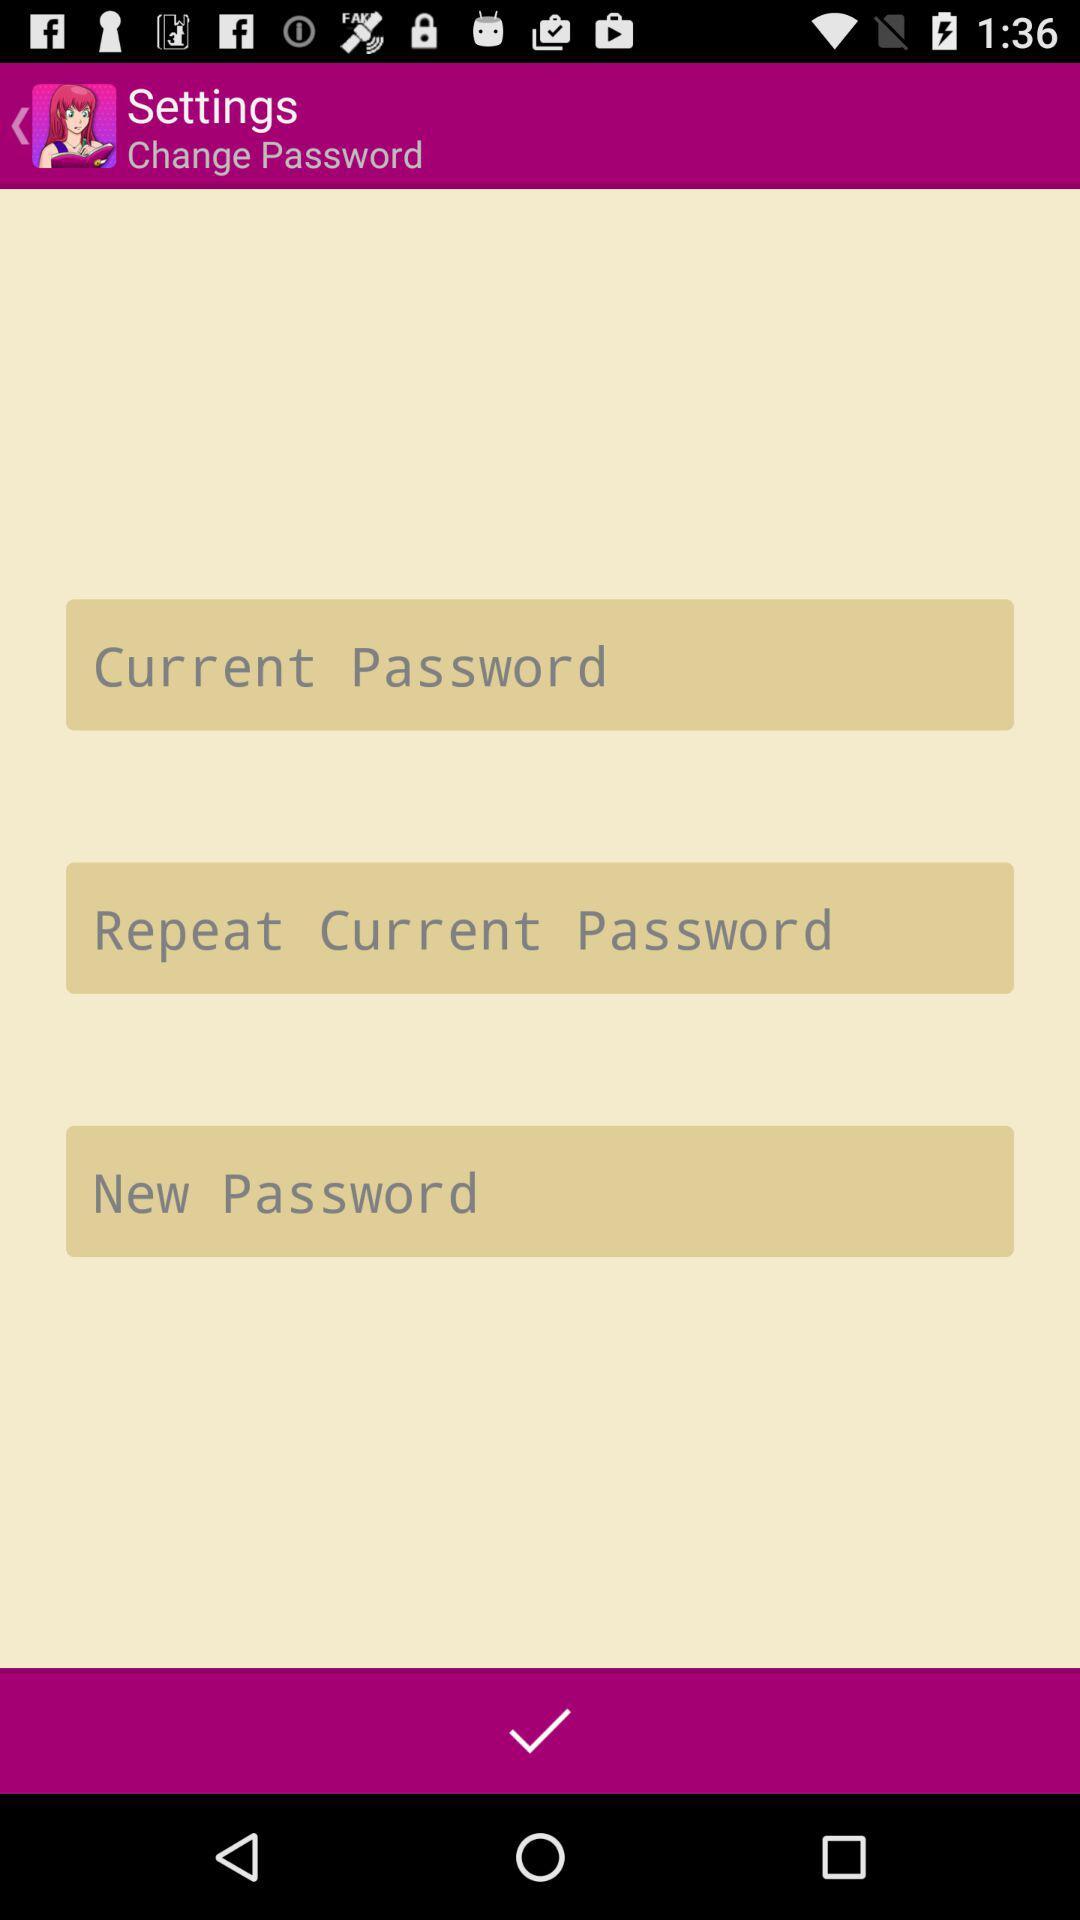  What do you see at coordinates (540, 927) in the screenshot?
I see `password` at bounding box center [540, 927].